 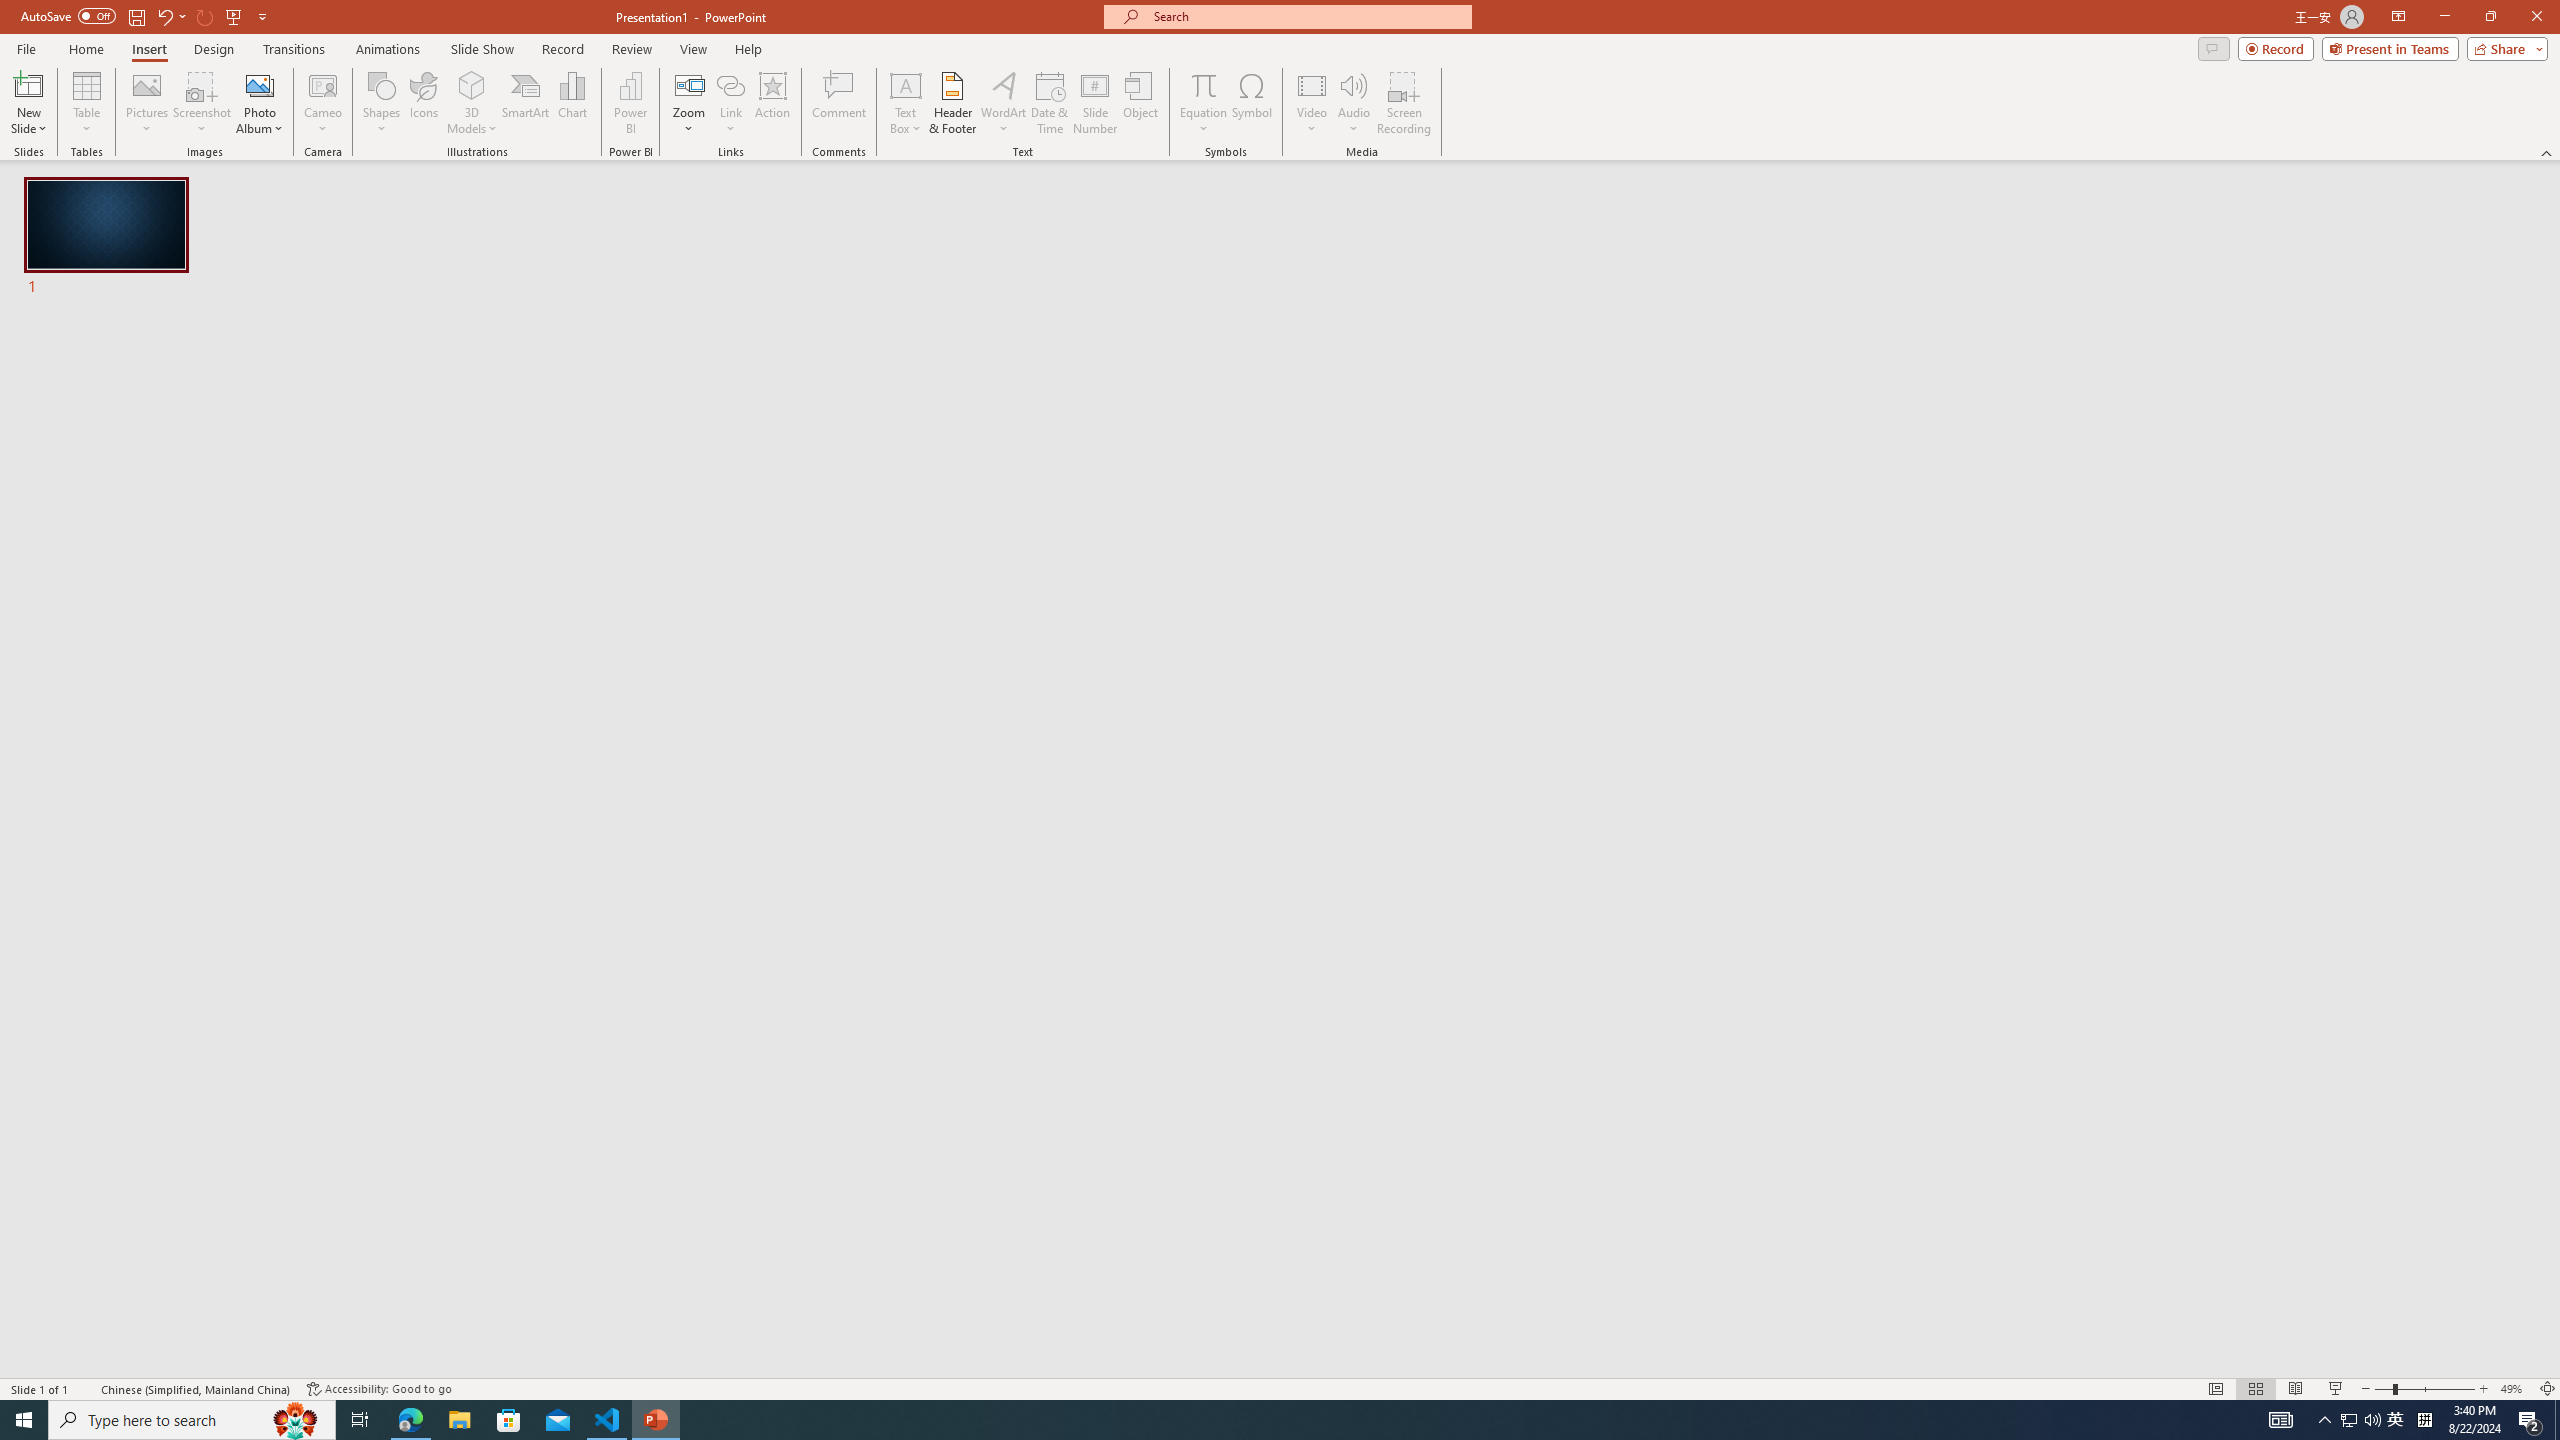 I want to click on 'Chart...', so click(x=572, y=103).